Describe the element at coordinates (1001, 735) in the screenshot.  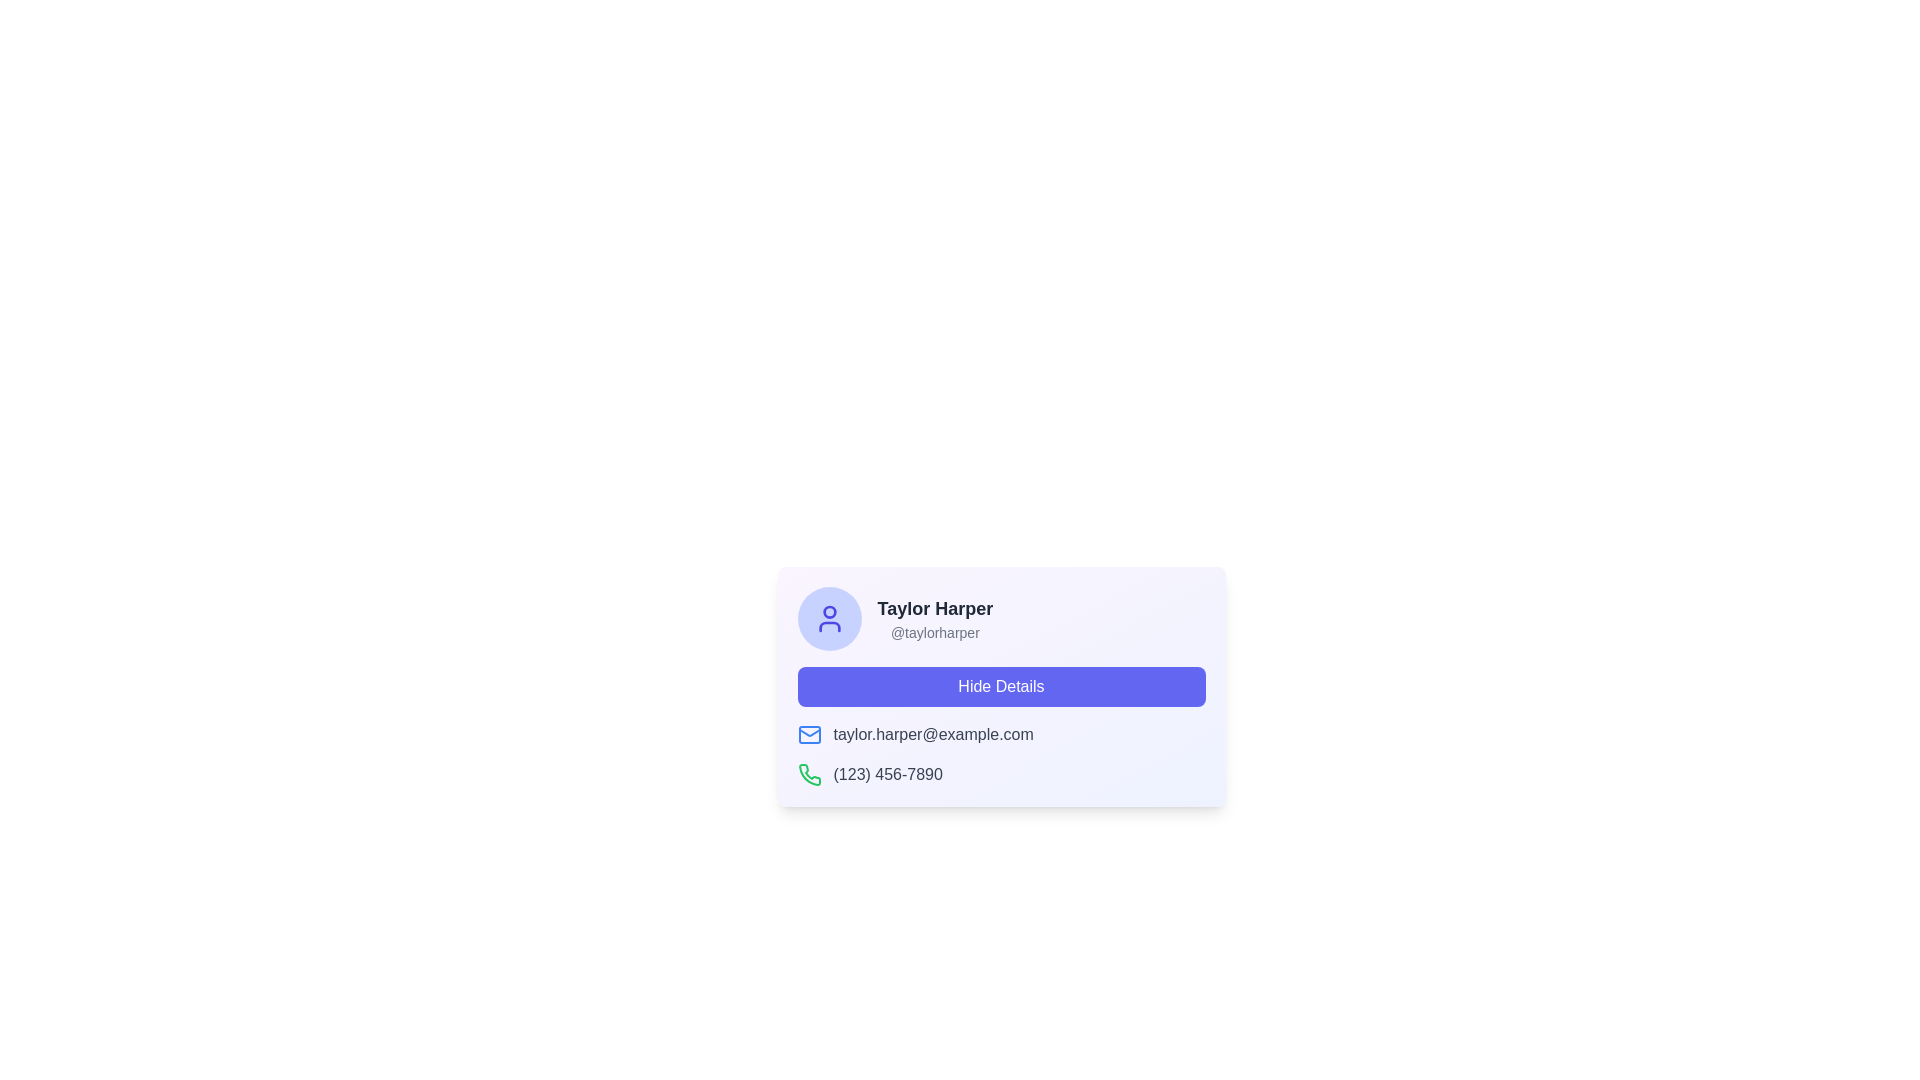
I see `the first row in the user details section of the card that contains the blue envelope icon and the email 'taylor.harper@example.com'` at that location.